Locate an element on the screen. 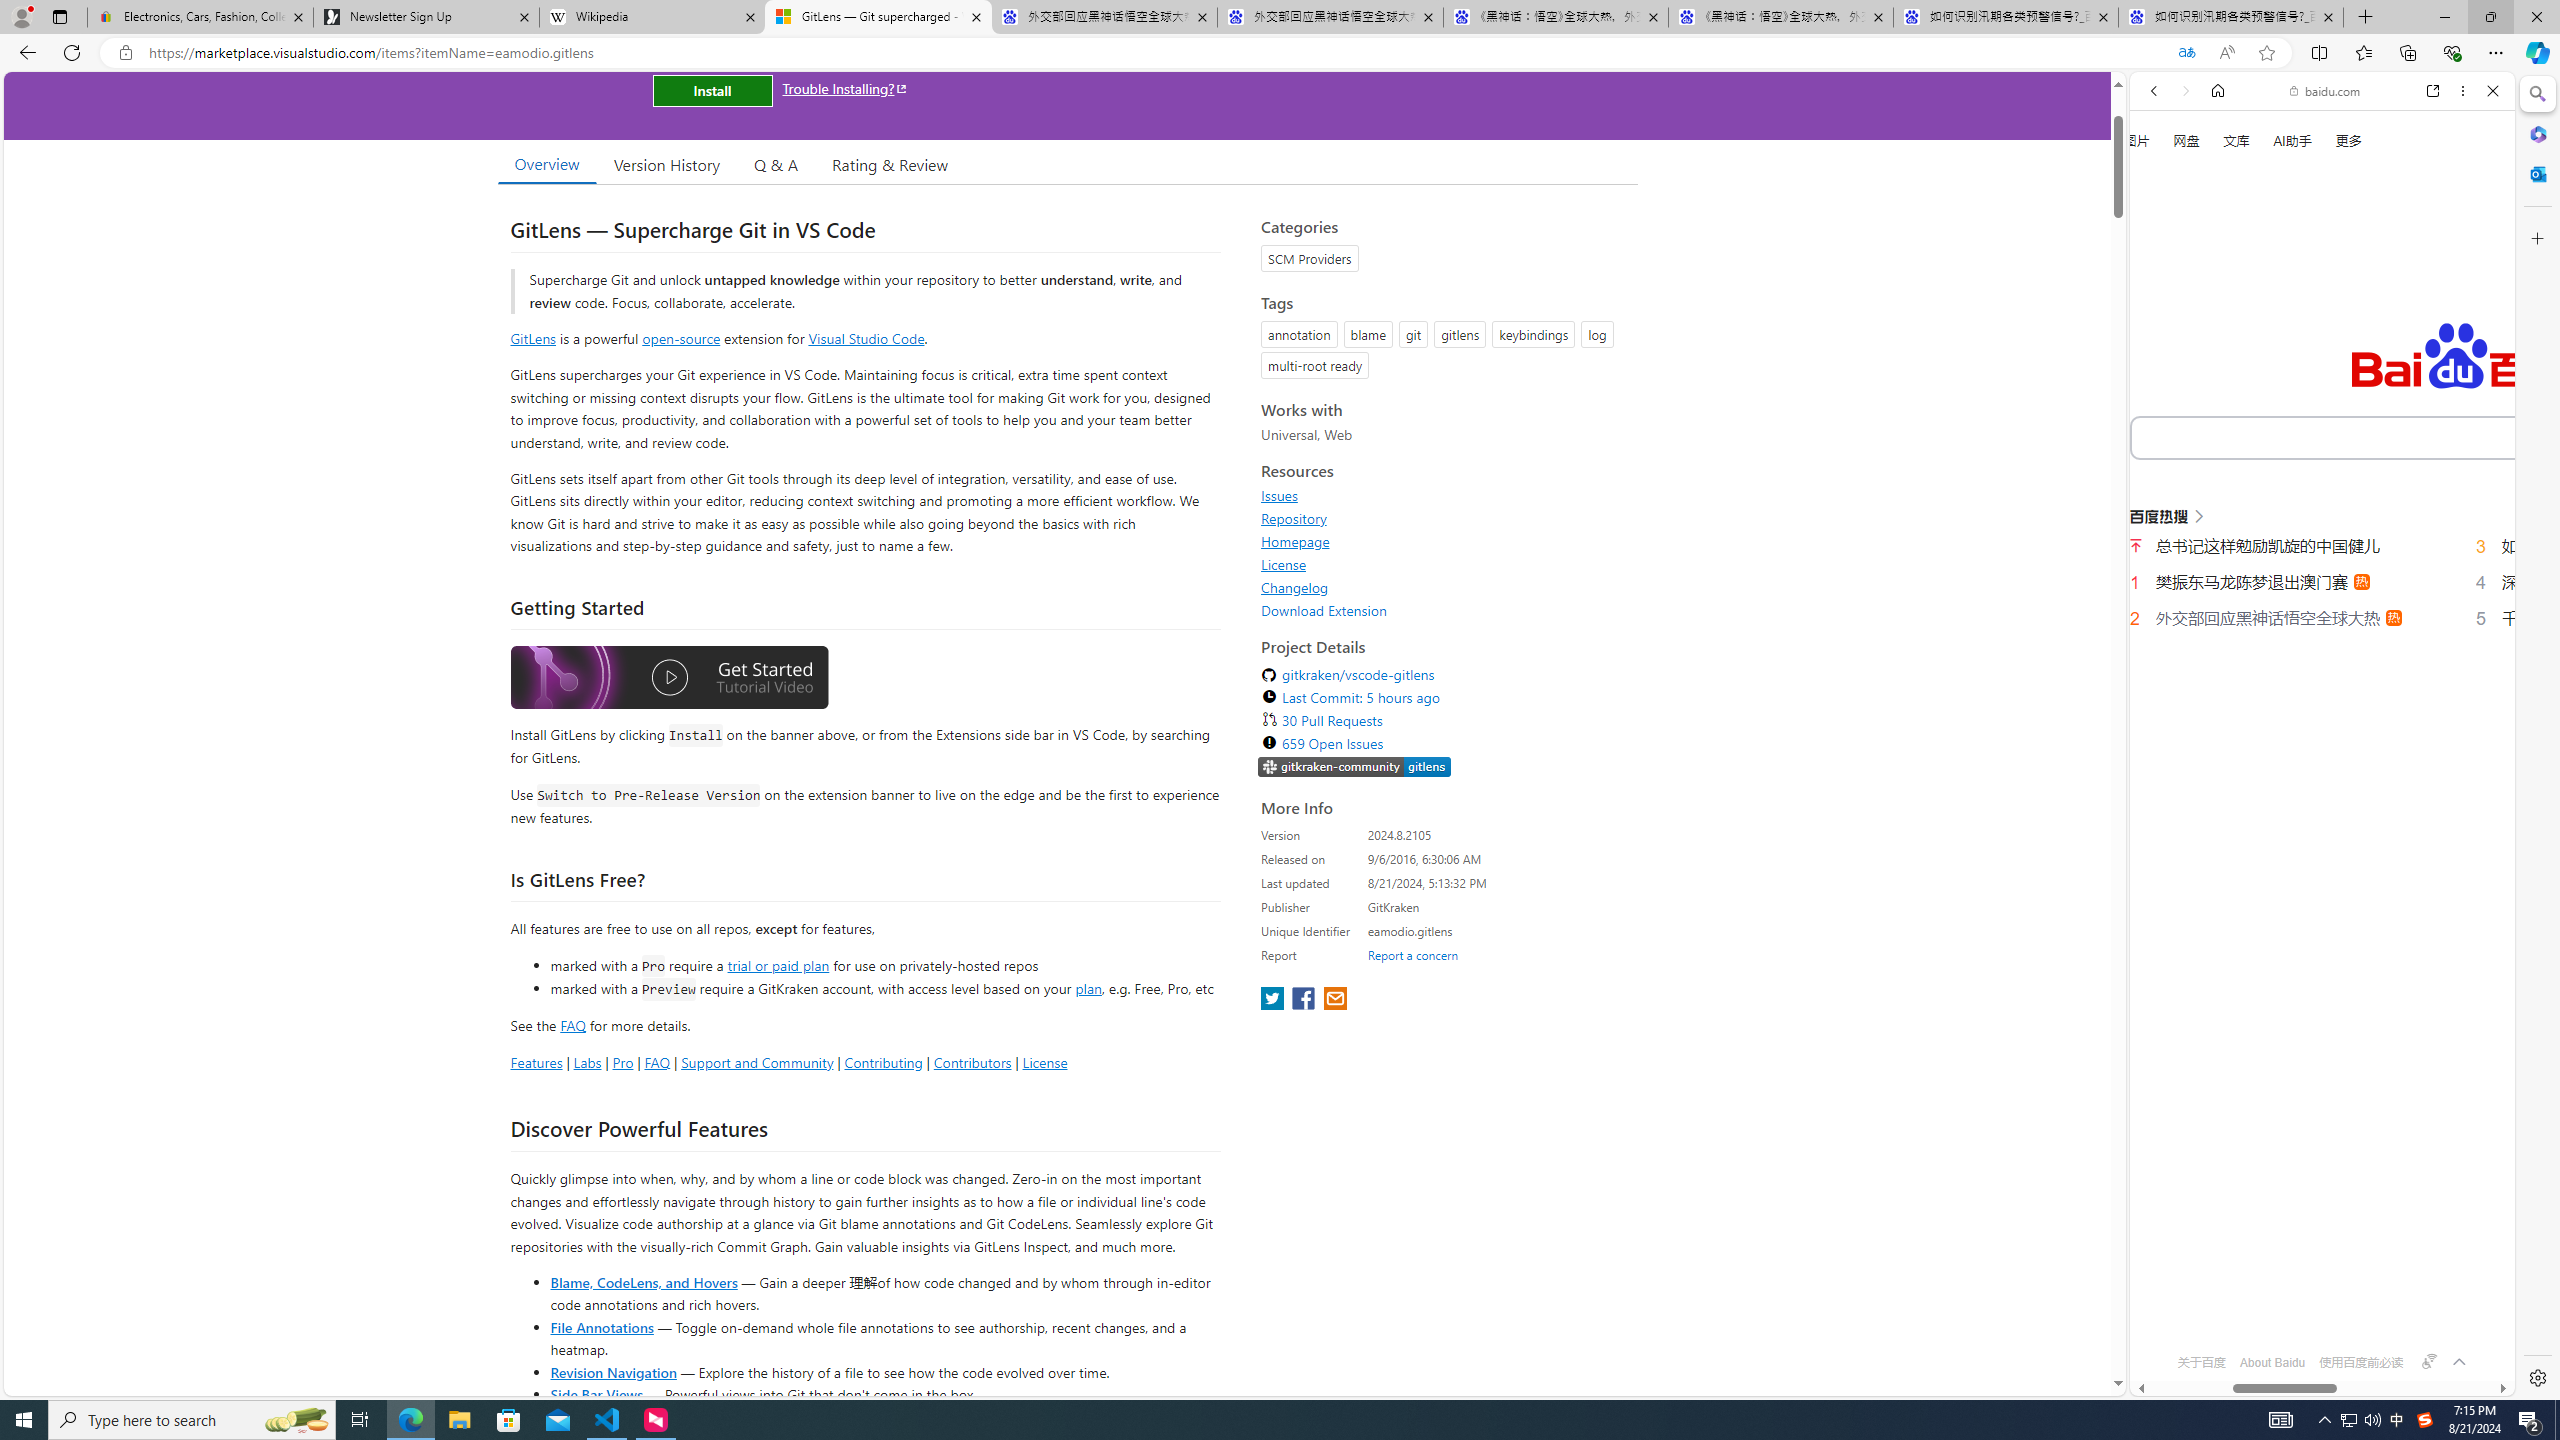 This screenshot has height=1440, width=2560. 'Support and Community' is located at coordinates (757, 1061).